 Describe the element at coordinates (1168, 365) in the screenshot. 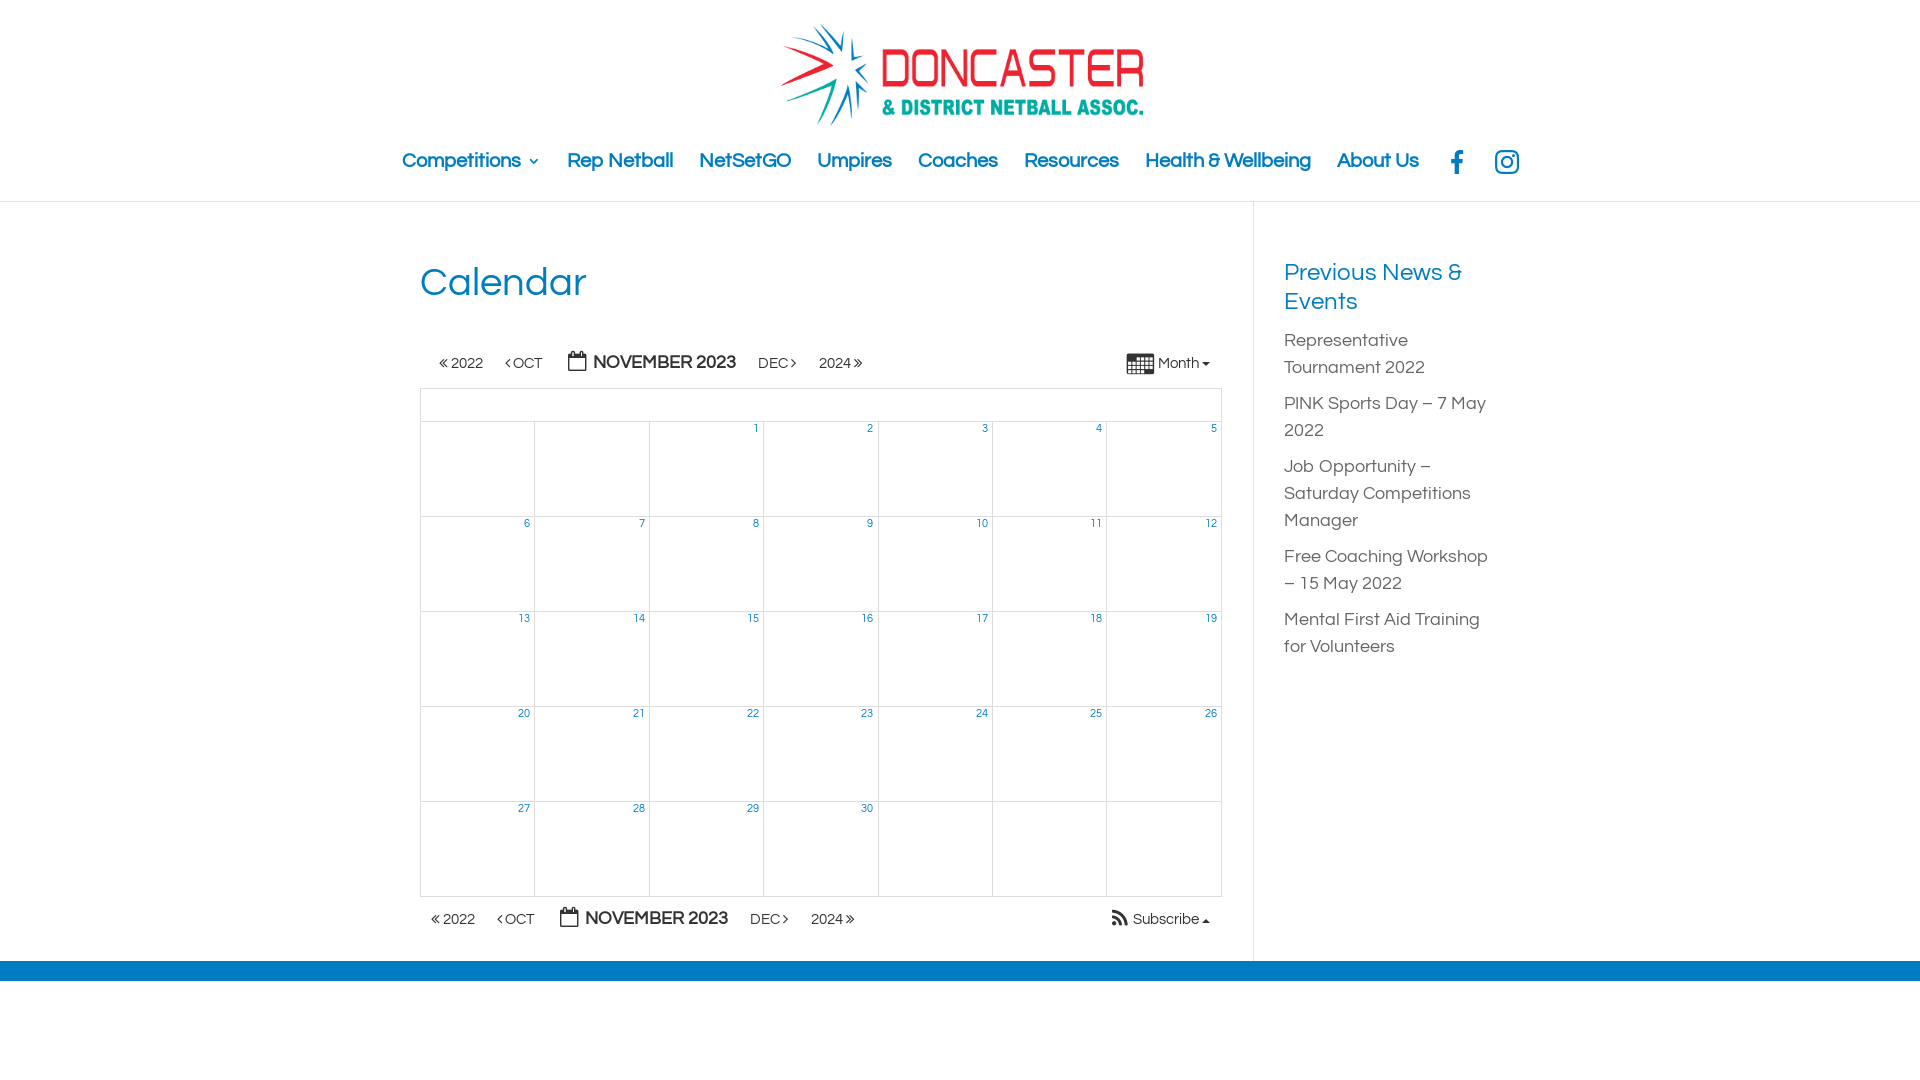

I see `'Month'` at that location.